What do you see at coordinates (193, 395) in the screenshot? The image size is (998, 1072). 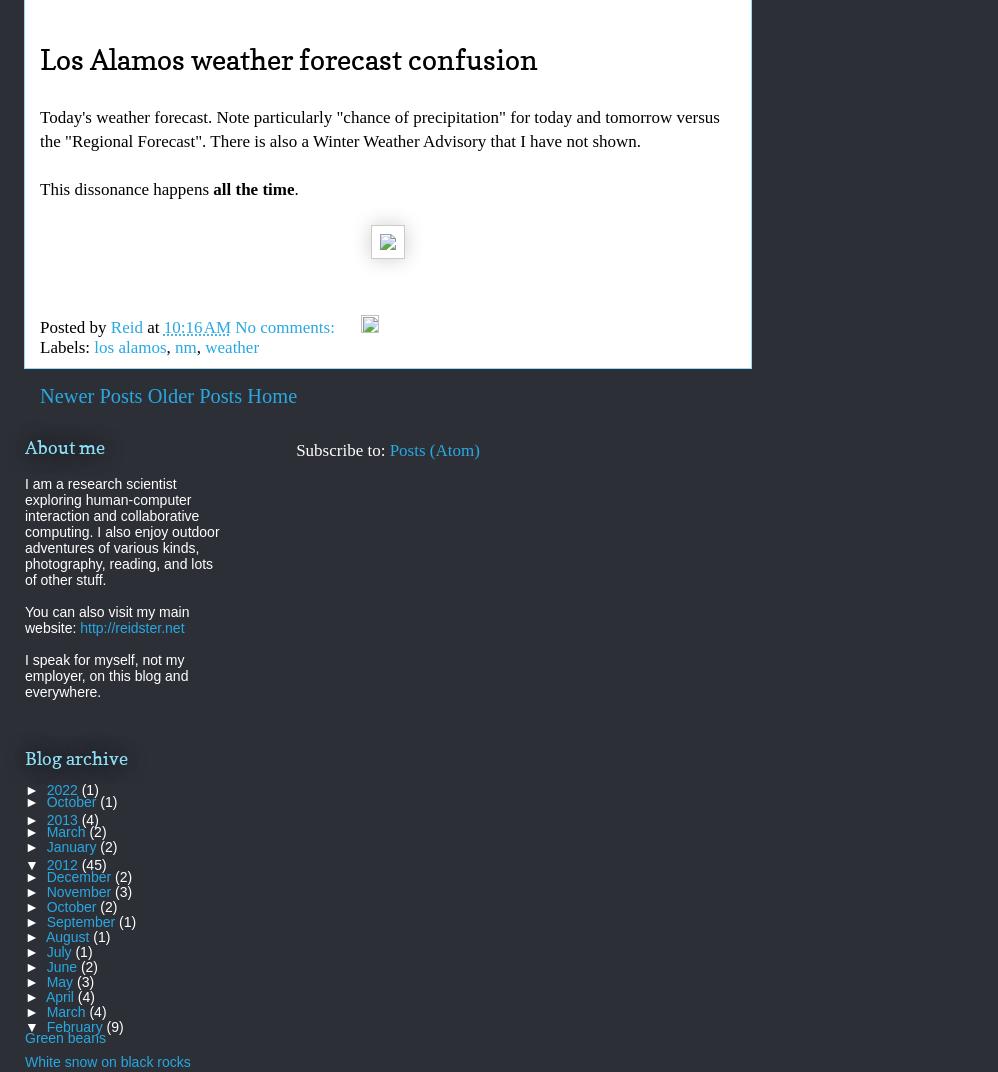 I see `'Older Posts'` at bounding box center [193, 395].